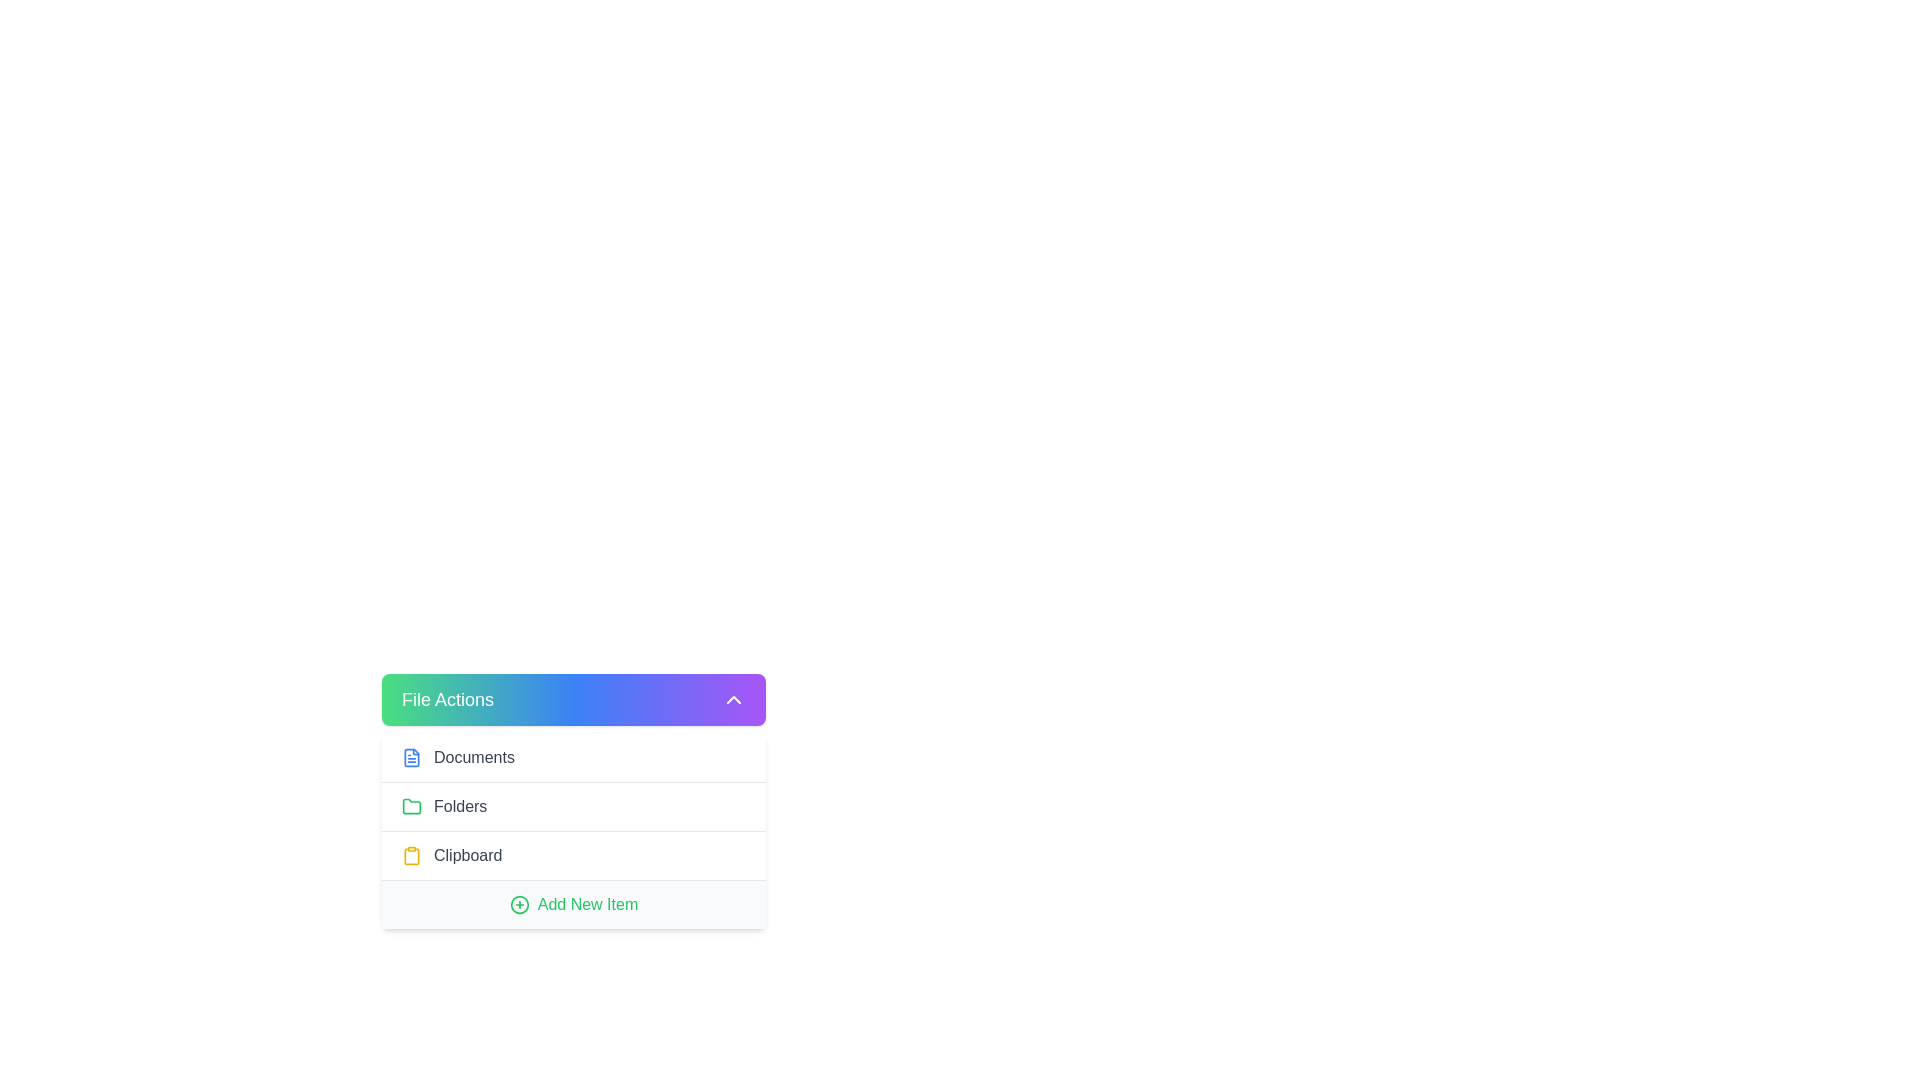 The image size is (1920, 1080). What do you see at coordinates (411, 805) in the screenshot?
I see `the folder icon, which is the second item in the 'Folders' section under 'File Actions'` at bounding box center [411, 805].